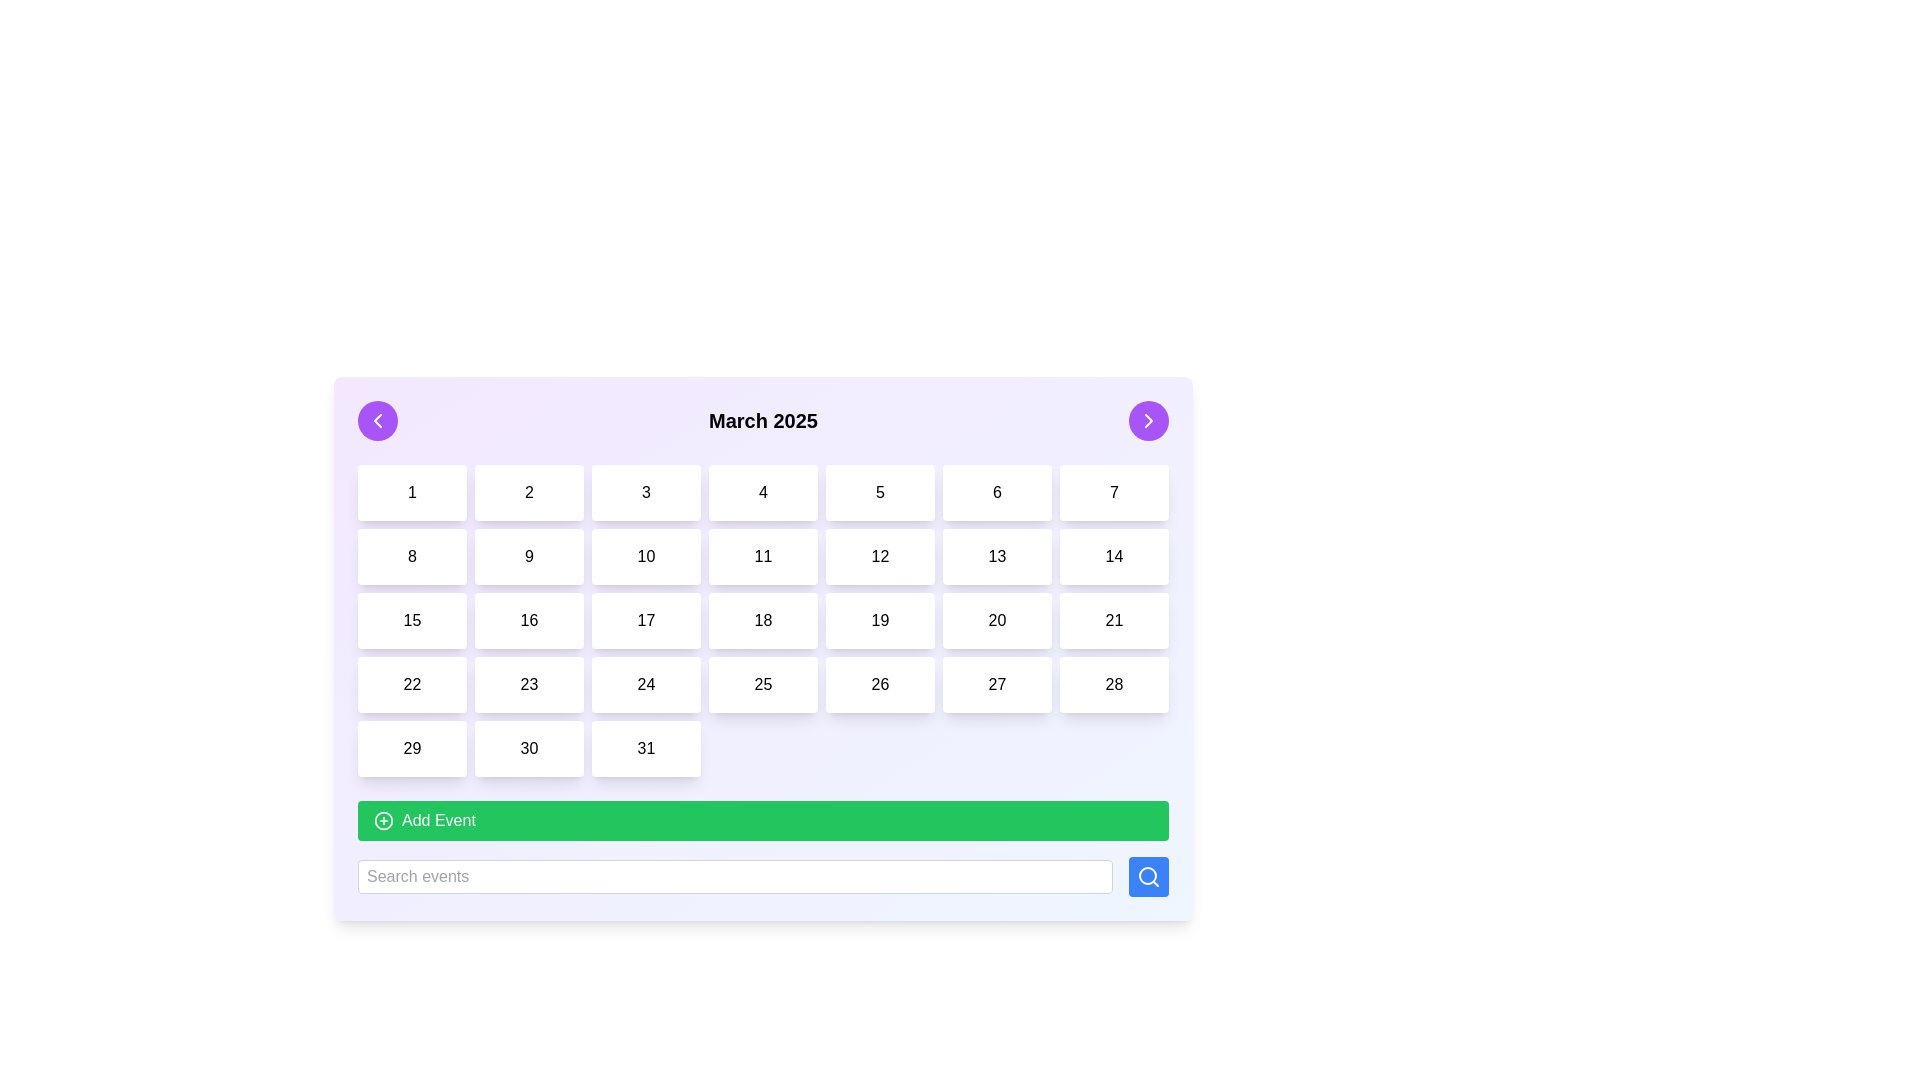 This screenshot has height=1080, width=1920. What do you see at coordinates (762, 620) in the screenshot?
I see `specific days within the Grid (Calendar Days Display) located below the title 'March 2025'` at bounding box center [762, 620].